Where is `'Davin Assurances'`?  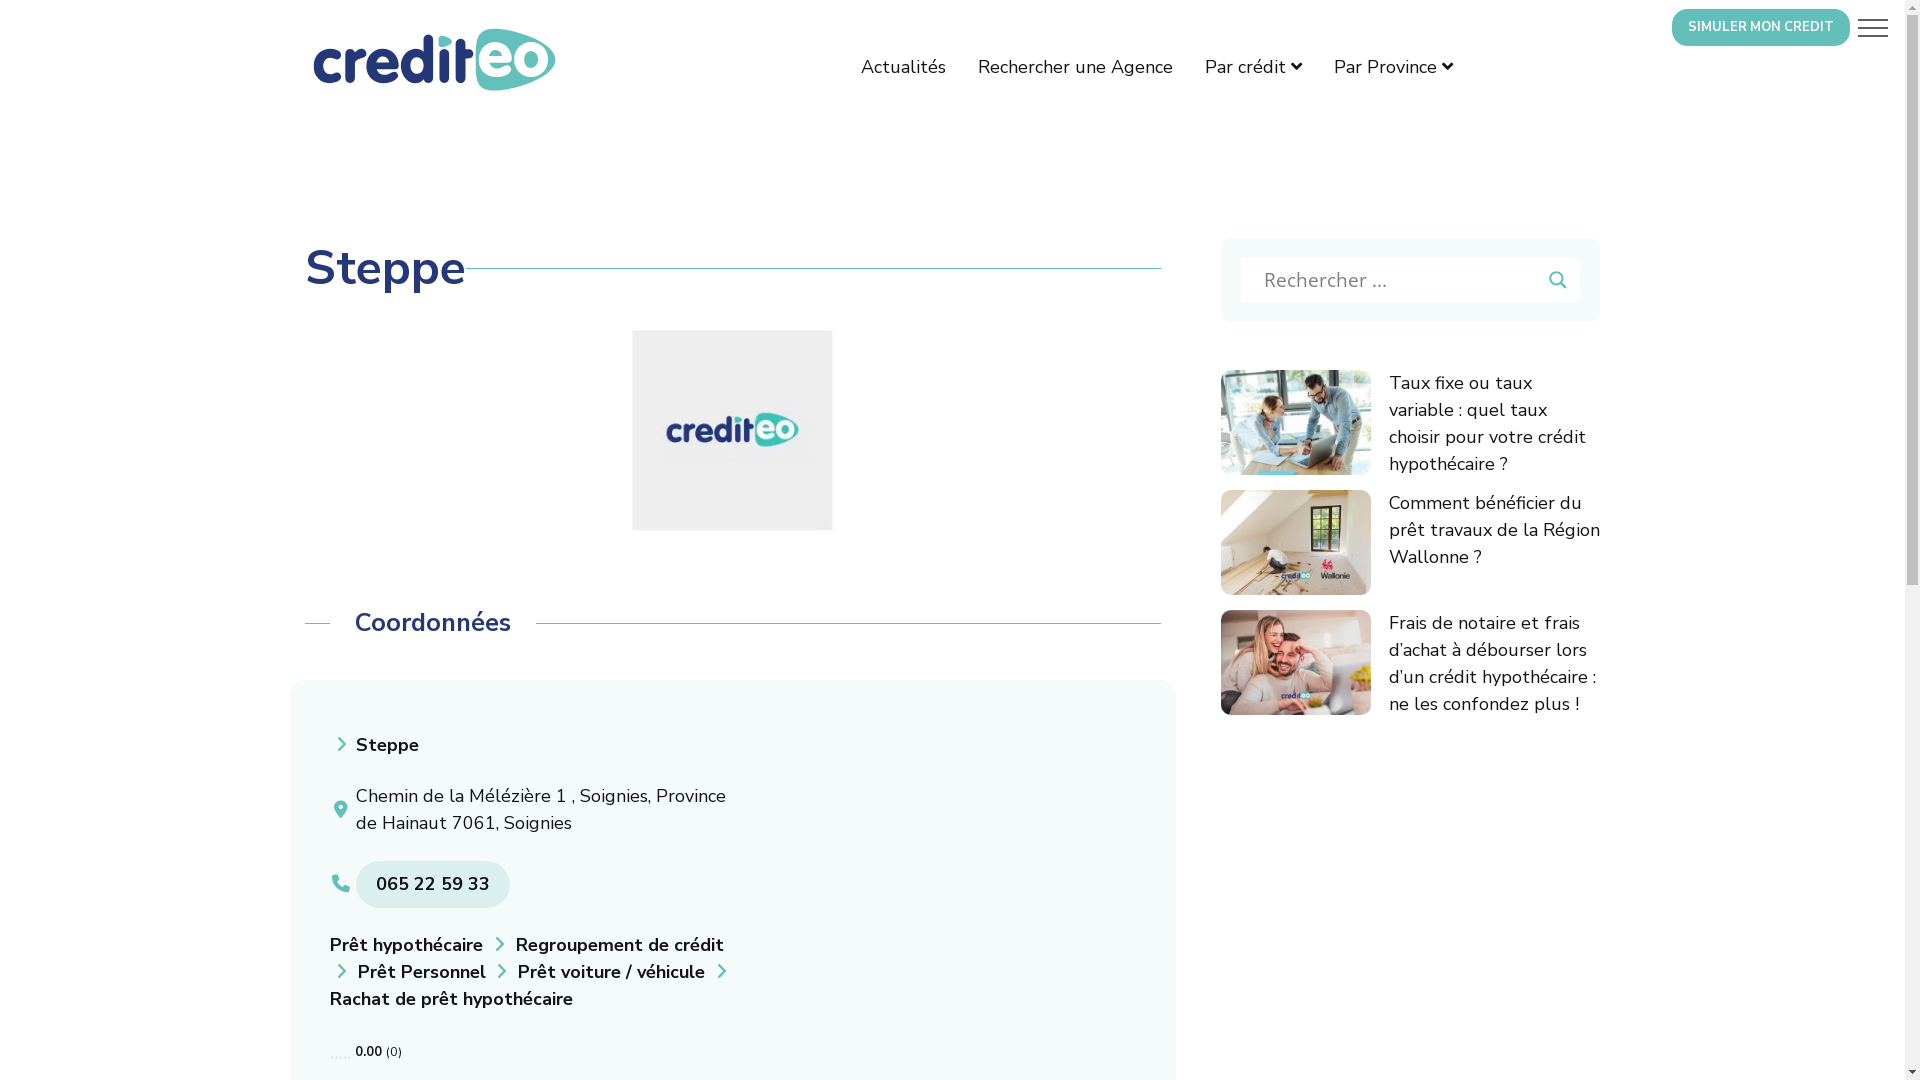 'Davin Assurances' is located at coordinates (731, 429).